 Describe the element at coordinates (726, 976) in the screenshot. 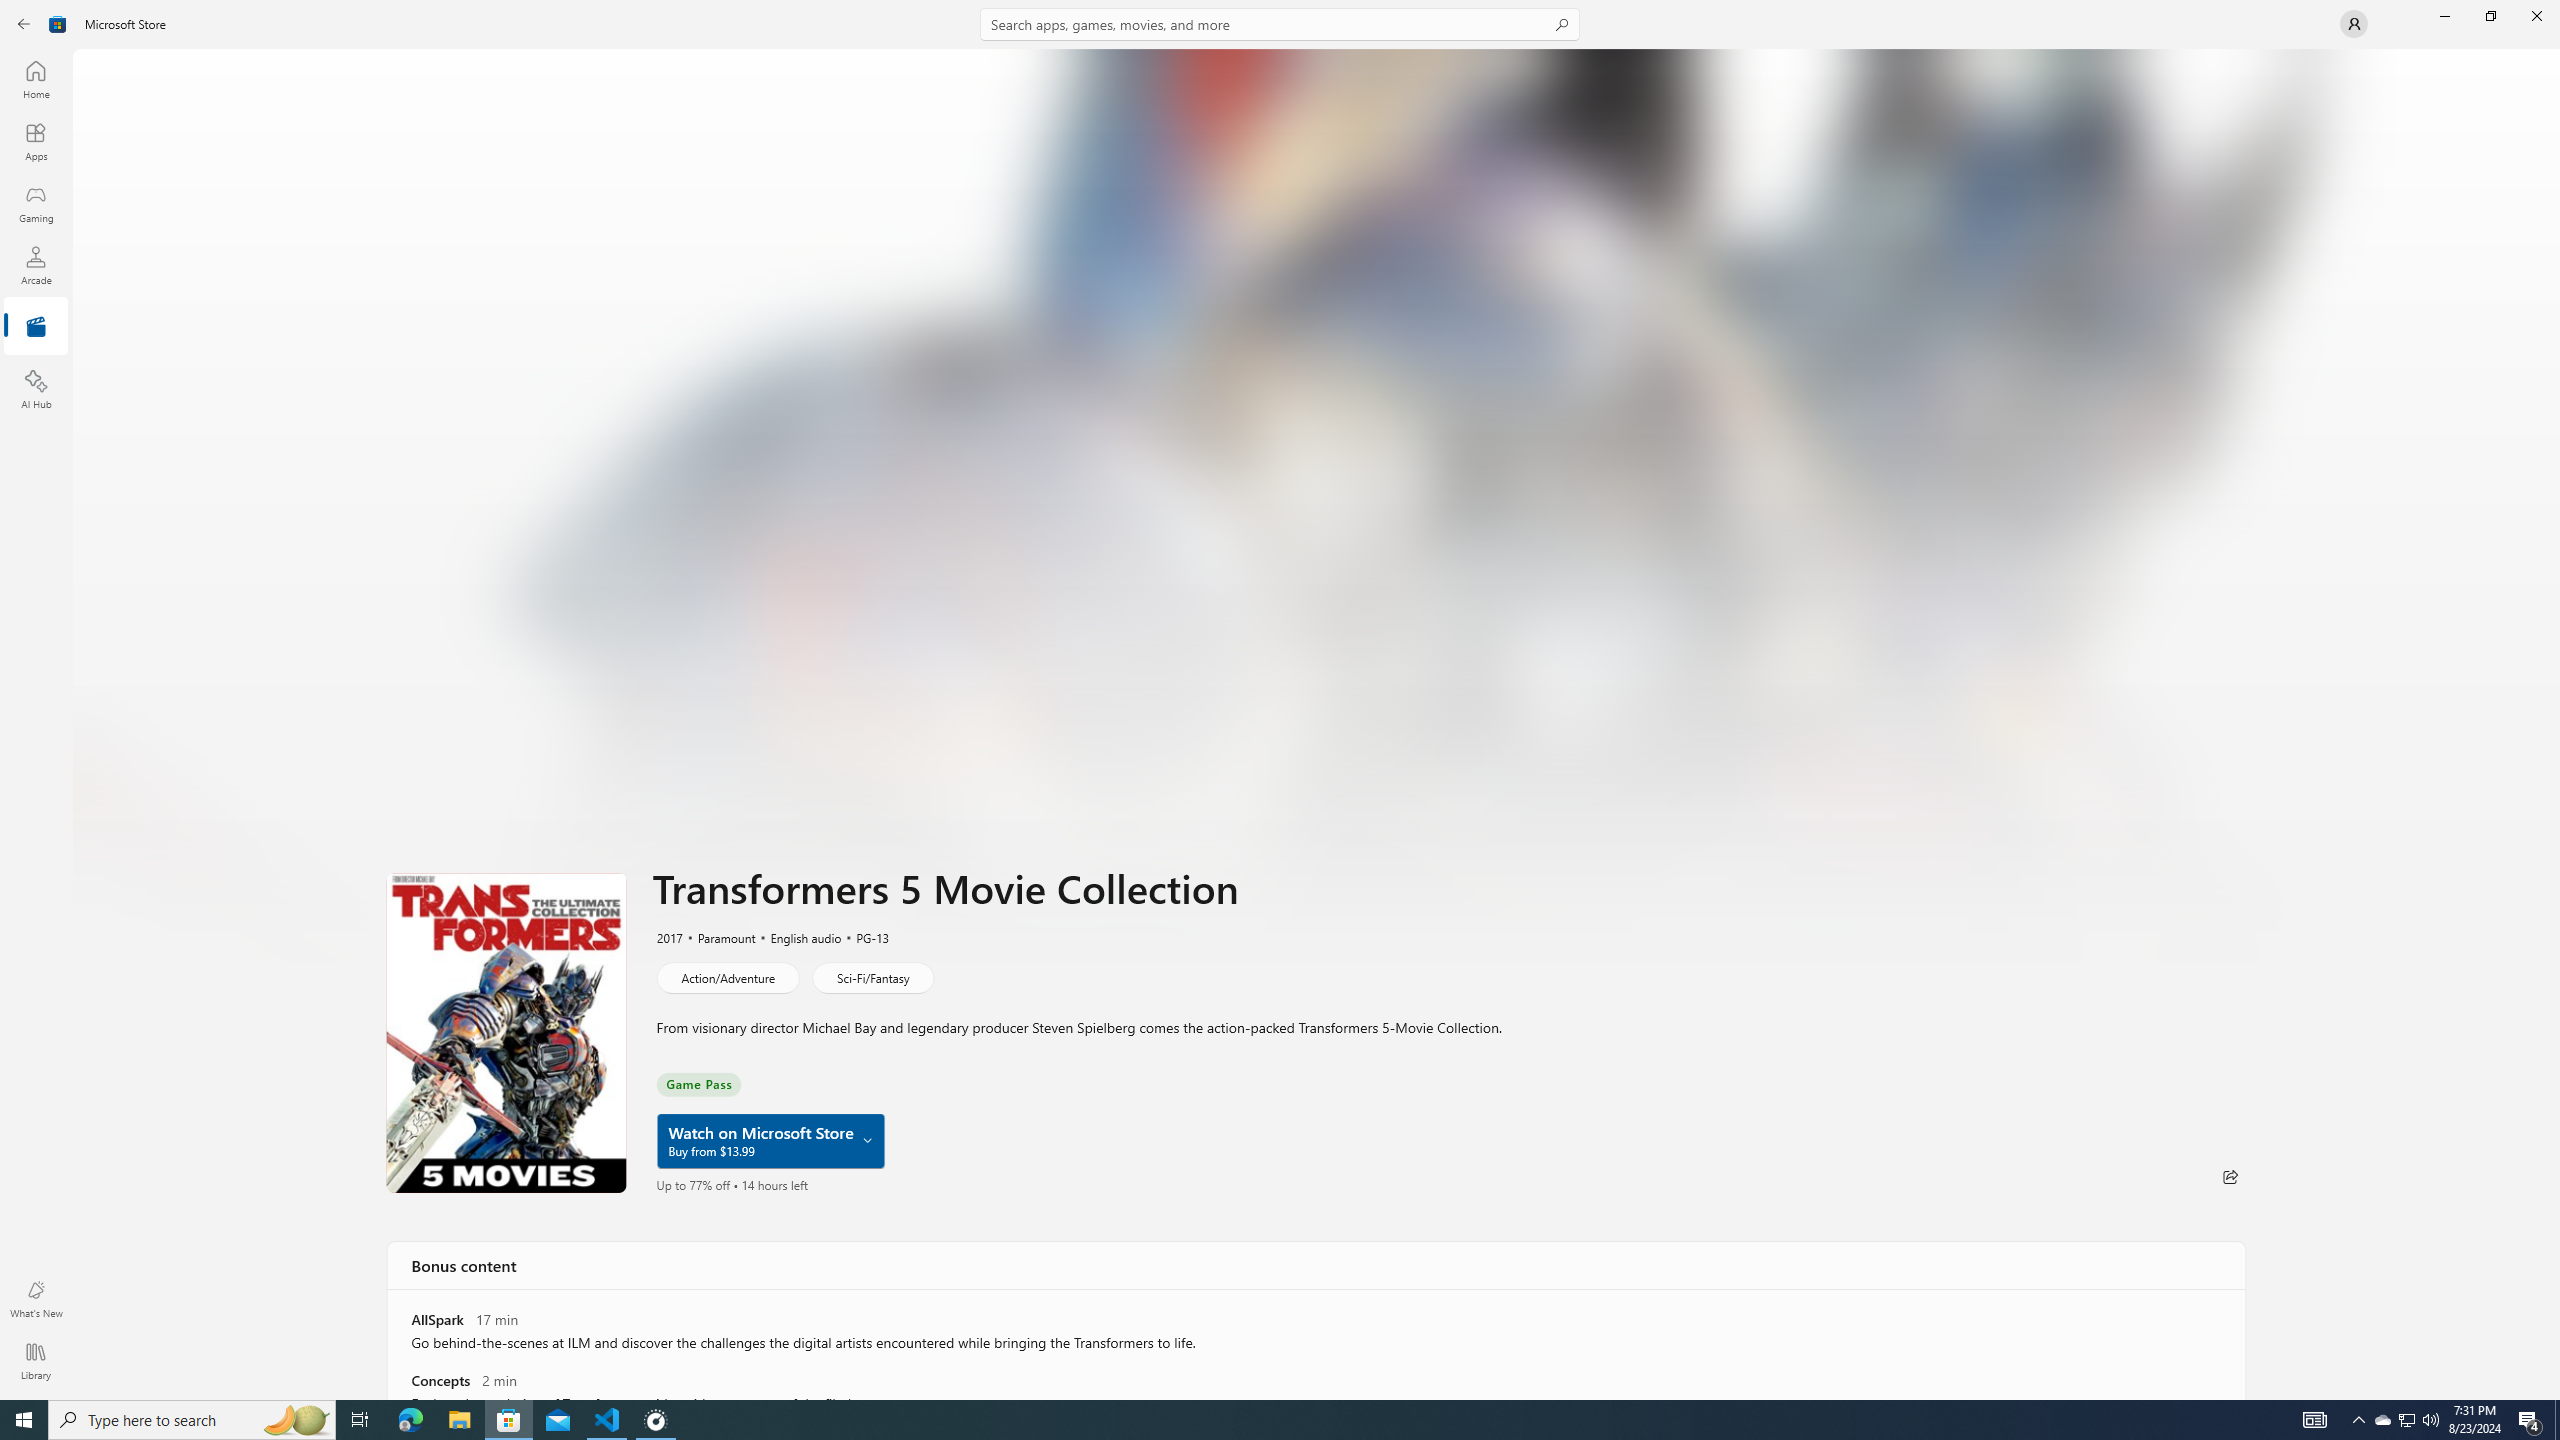

I see `'Action/Adventure'` at that location.